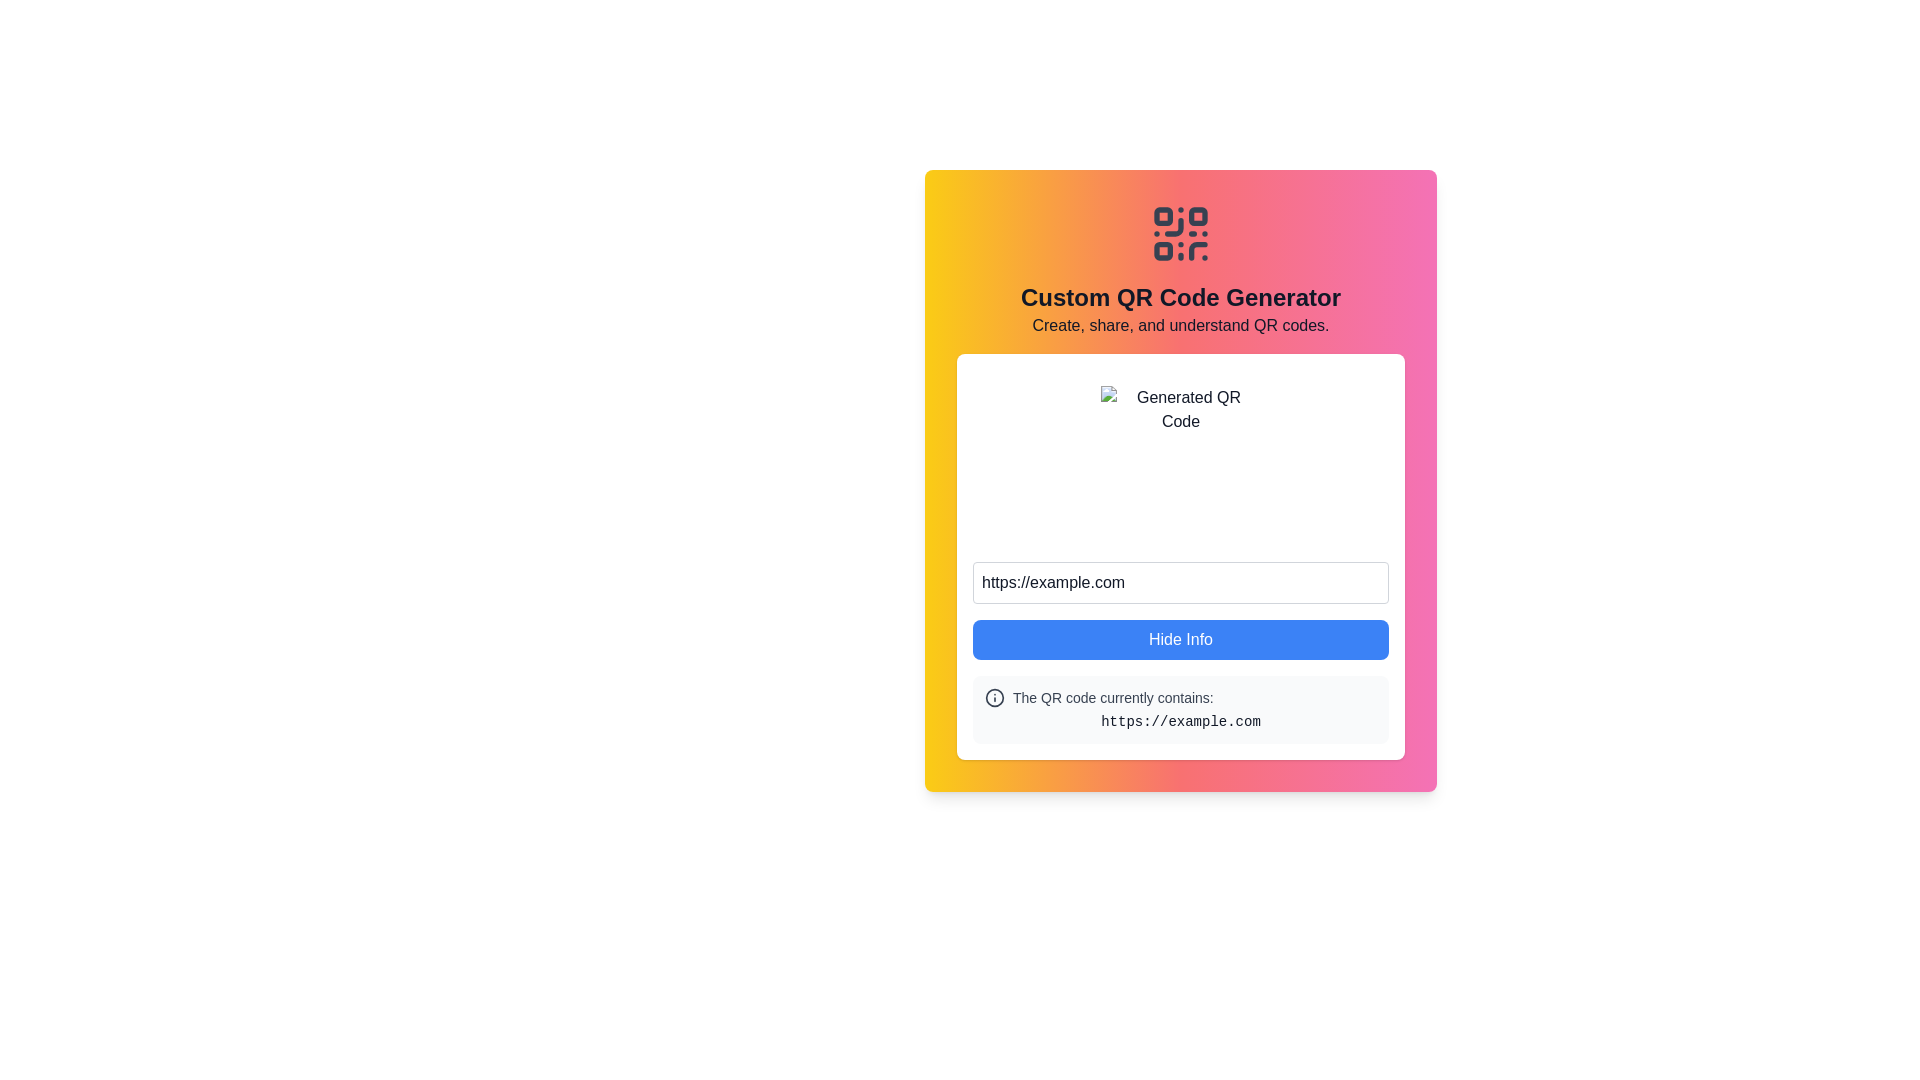 Image resolution: width=1920 pixels, height=1080 pixels. Describe the element at coordinates (1112, 697) in the screenshot. I see `text label that states 'The QR code currently contains:' located in the footer area of the QR code generation interface` at that location.